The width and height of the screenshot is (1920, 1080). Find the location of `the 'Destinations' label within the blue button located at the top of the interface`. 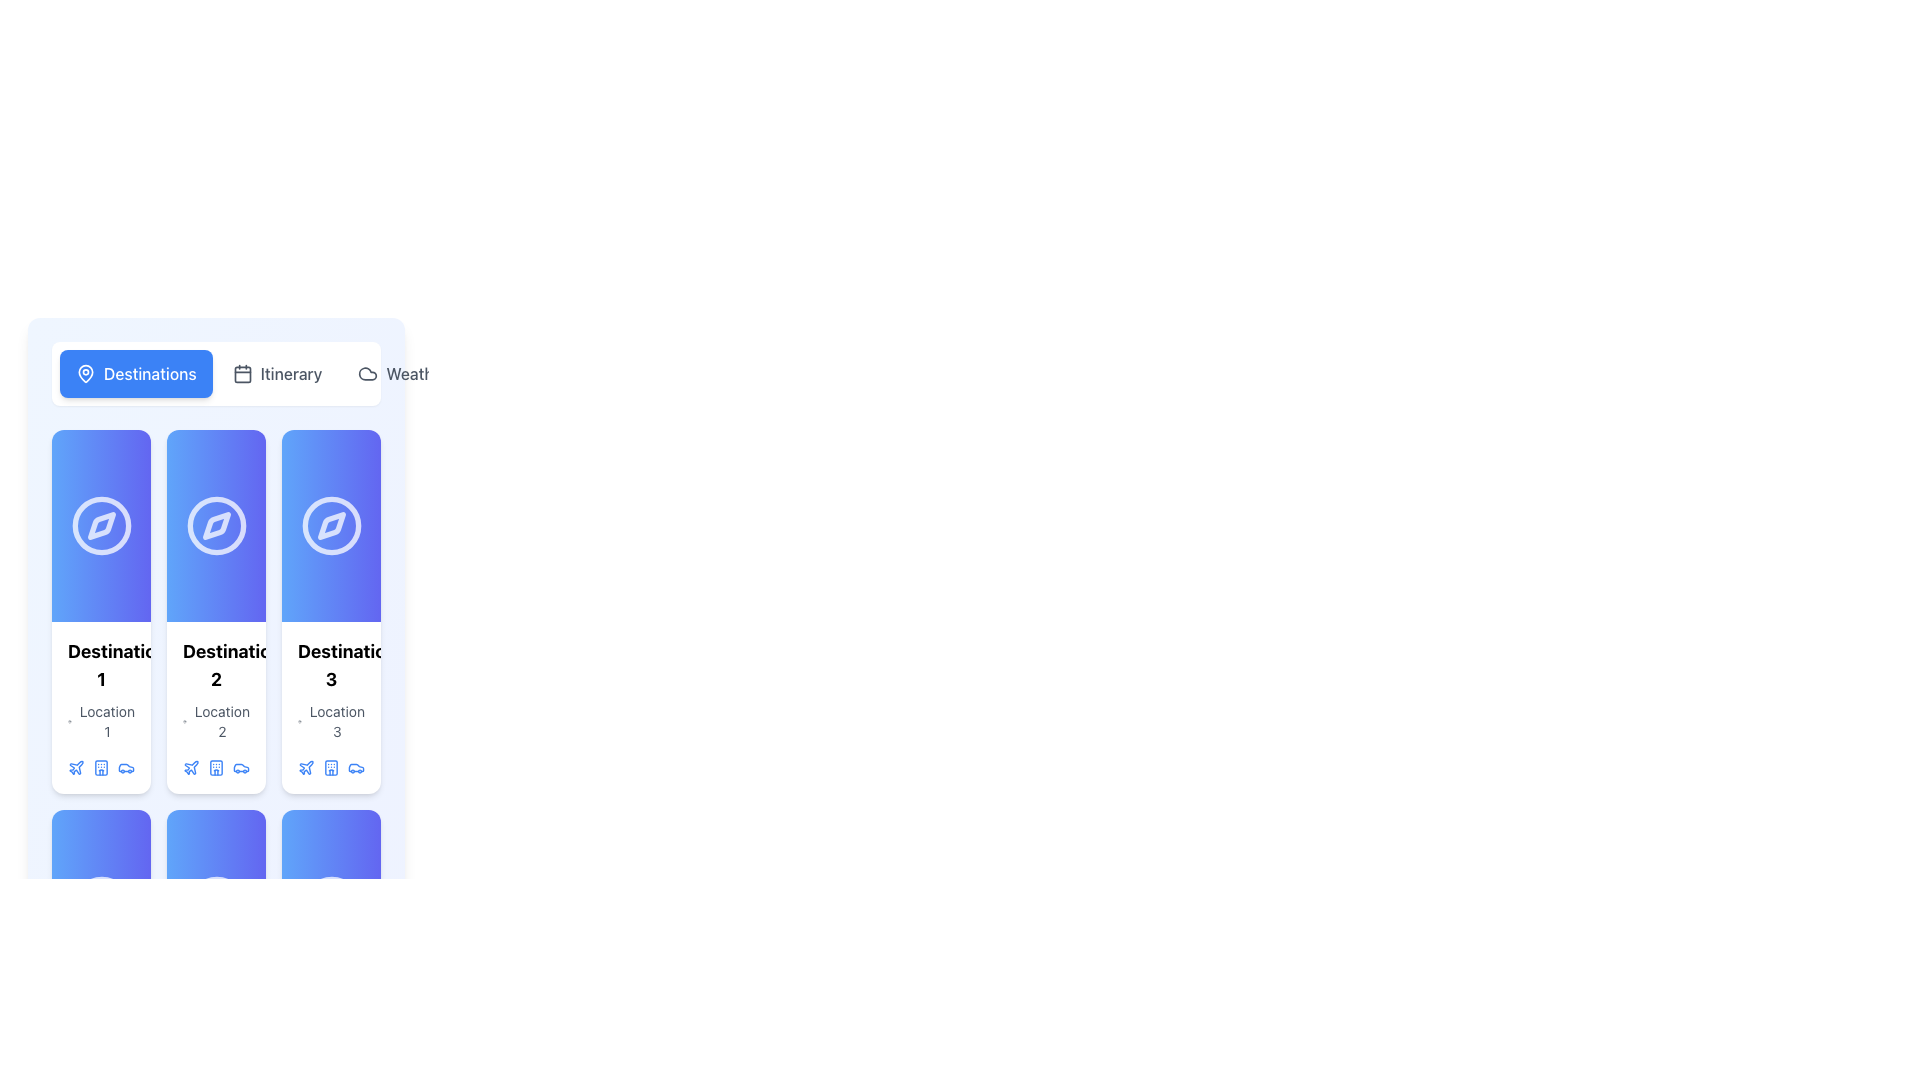

the 'Destinations' label within the blue button located at the top of the interface is located at coordinates (149, 374).